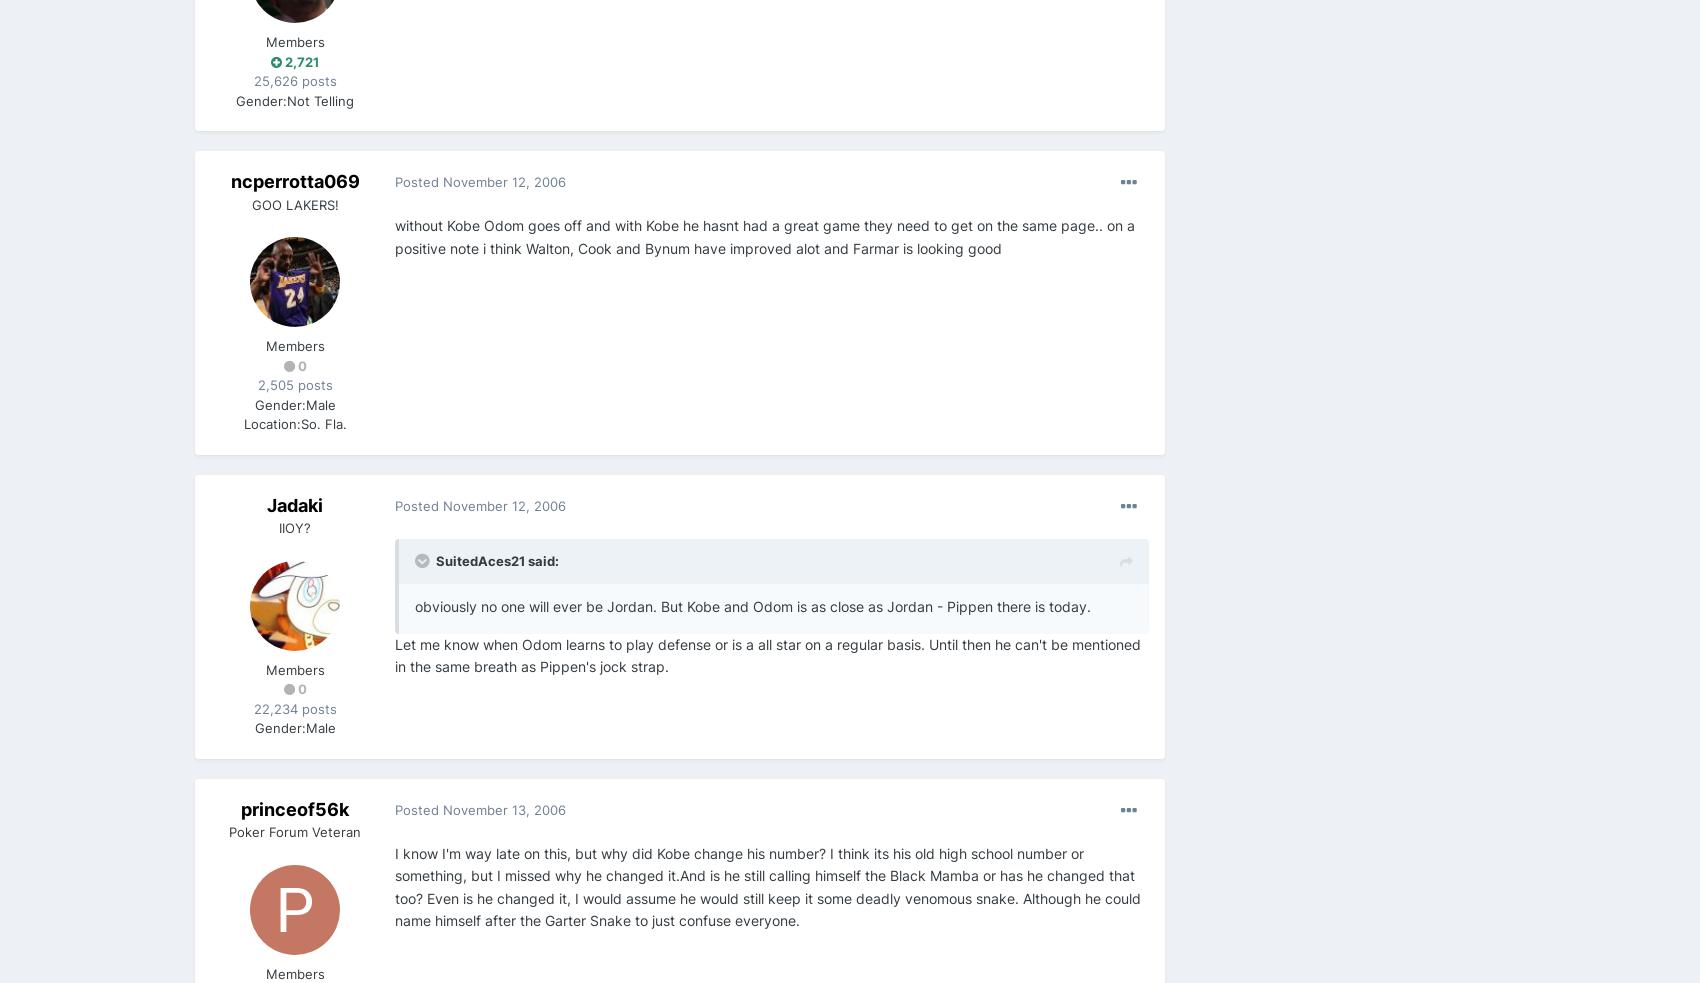  What do you see at coordinates (497, 560) in the screenshot?
I see `'SuitedAces21 said:'` at bounding box center [497, 560].